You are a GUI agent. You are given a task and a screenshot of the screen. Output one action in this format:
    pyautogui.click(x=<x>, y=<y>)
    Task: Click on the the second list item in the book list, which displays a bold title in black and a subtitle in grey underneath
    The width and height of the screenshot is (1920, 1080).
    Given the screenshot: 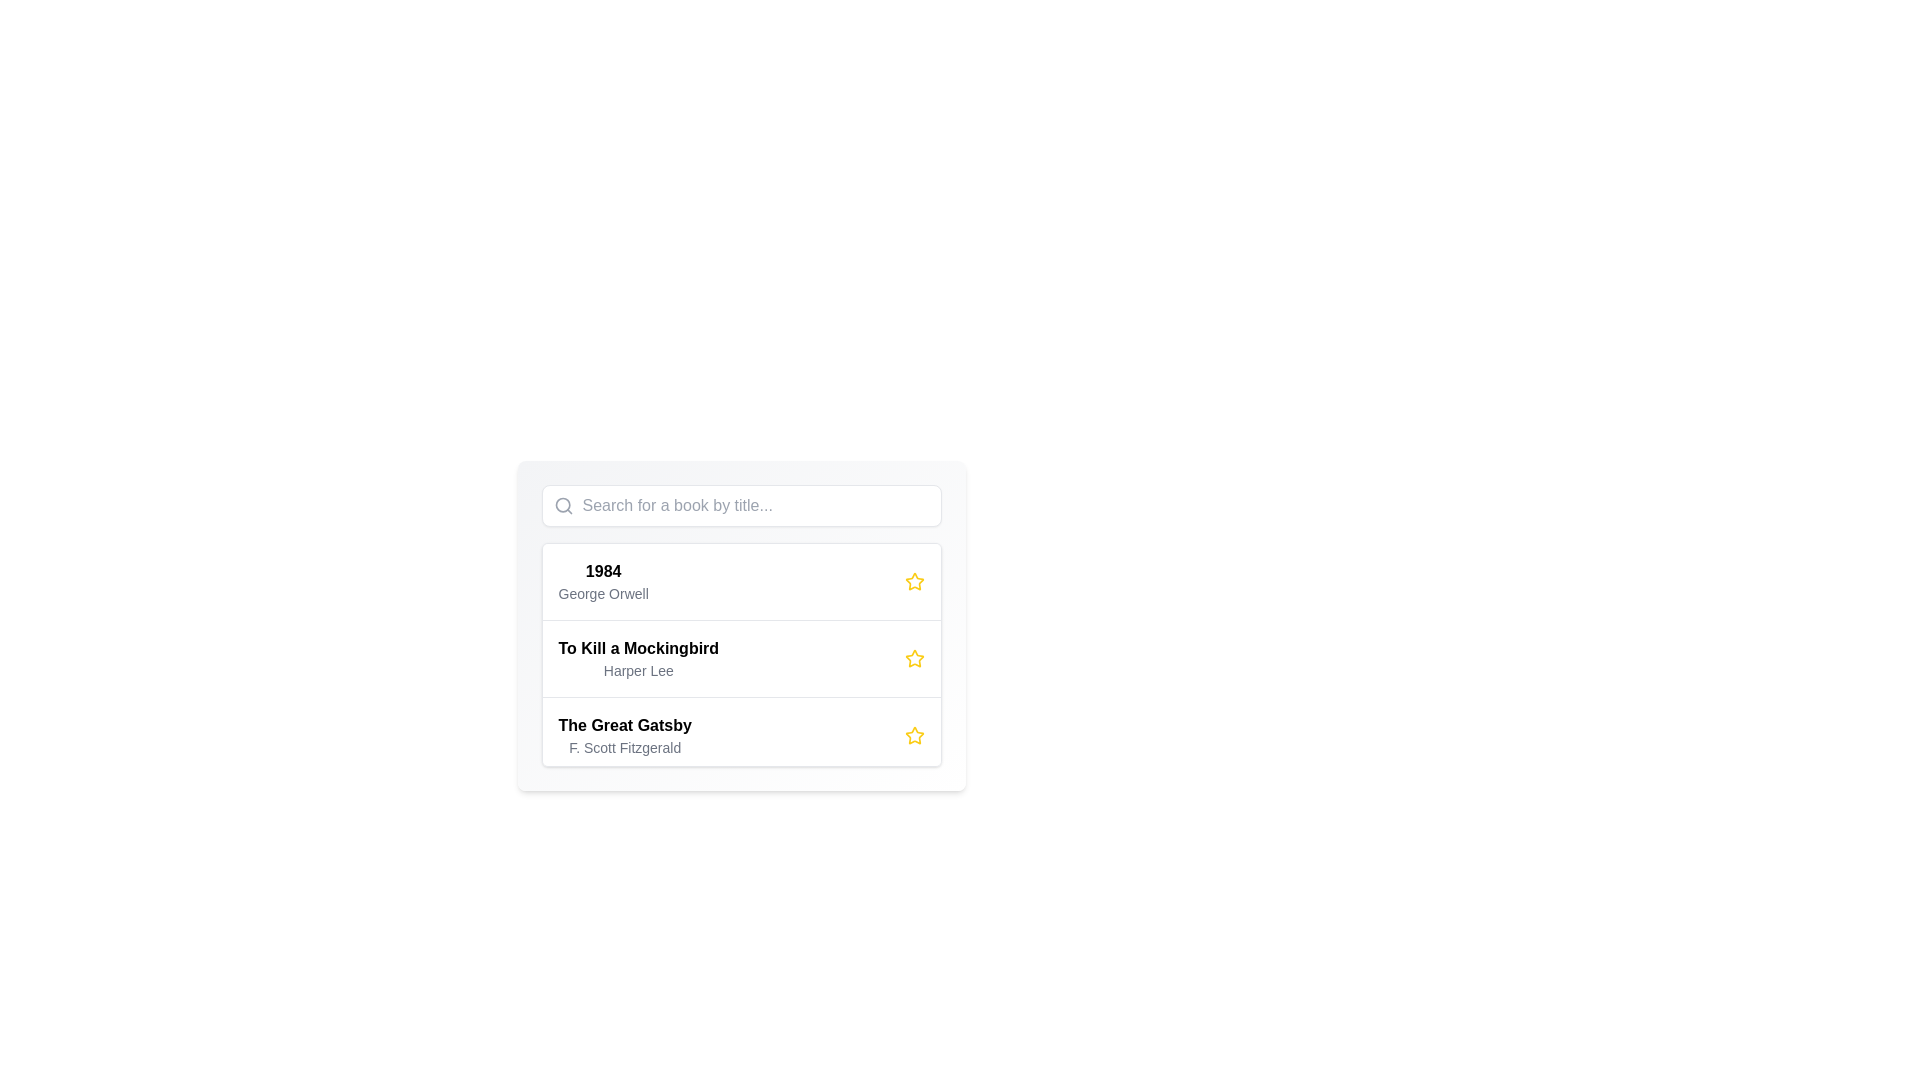 What is the action you would take?
    pyautogui.click(x=740, y=655)
    